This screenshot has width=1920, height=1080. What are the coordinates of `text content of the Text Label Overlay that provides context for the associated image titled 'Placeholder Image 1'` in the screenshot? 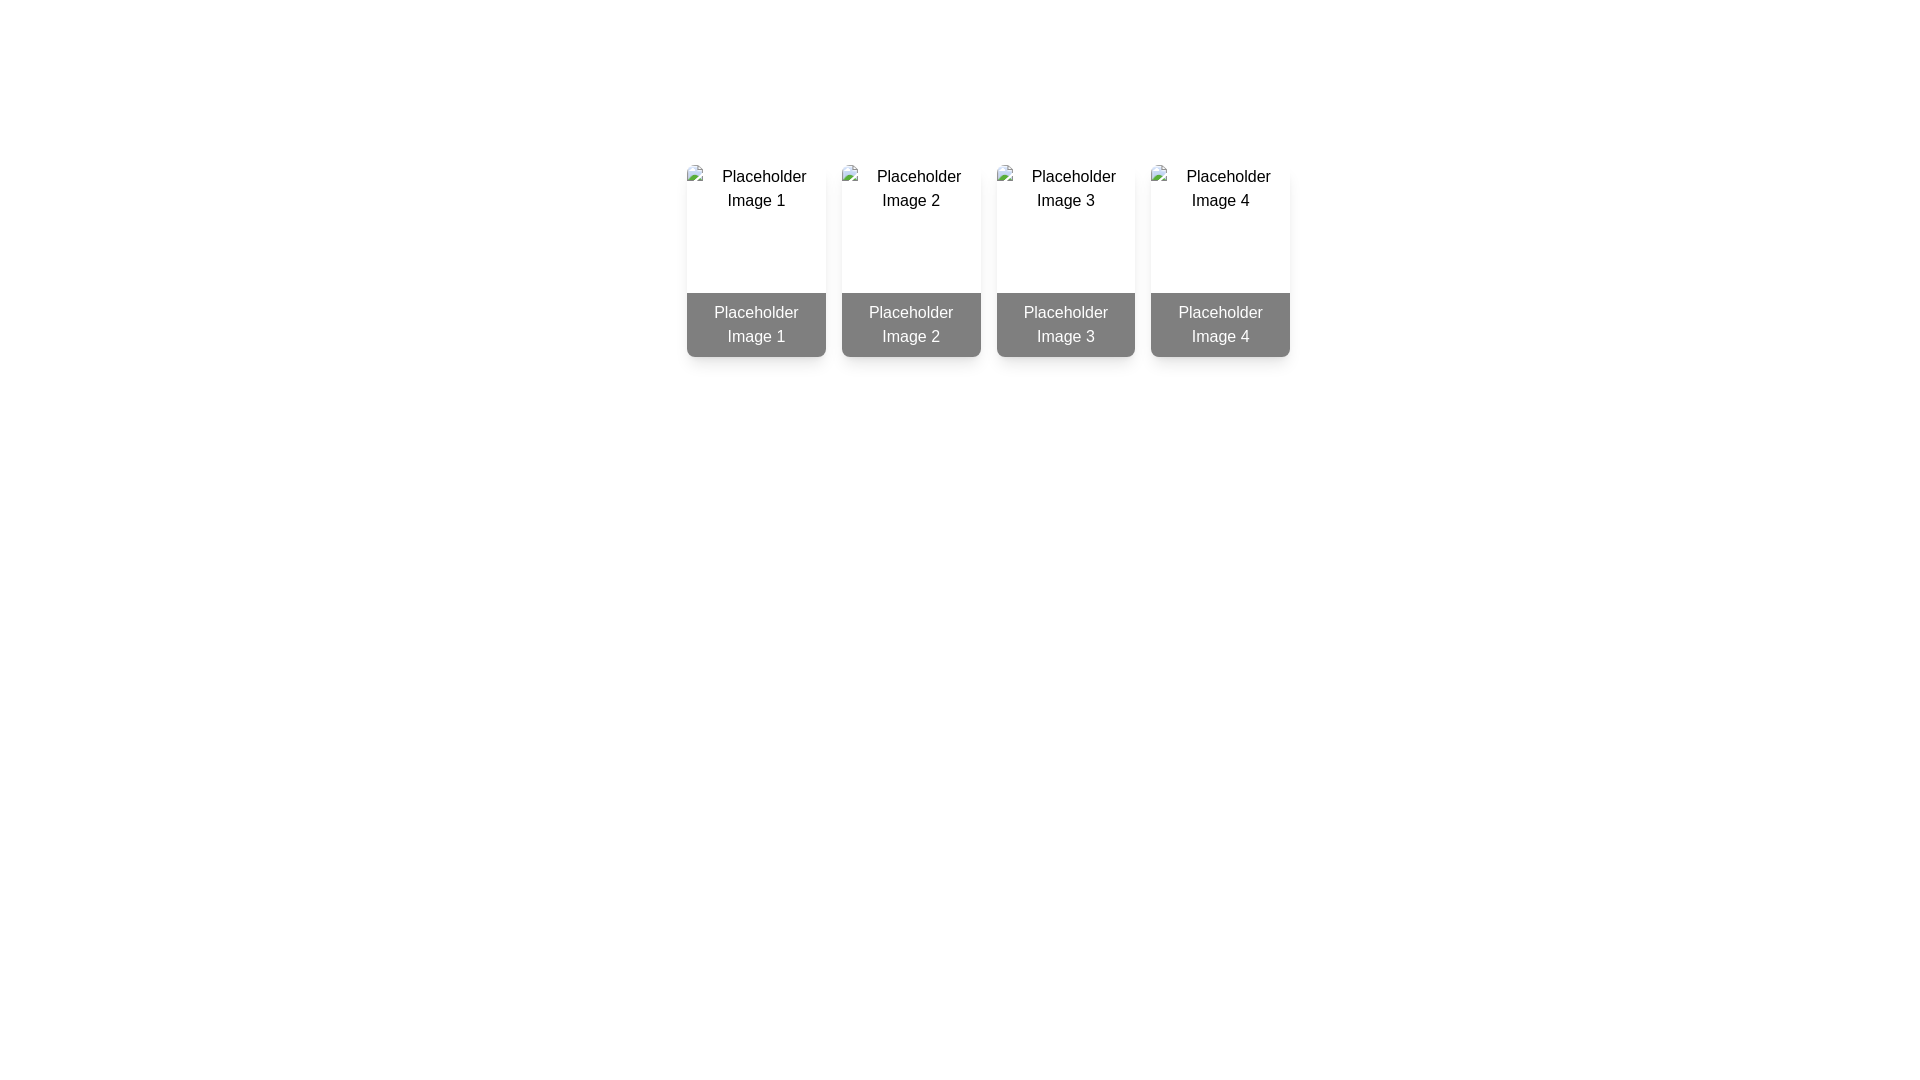 It's located at (755, 323).